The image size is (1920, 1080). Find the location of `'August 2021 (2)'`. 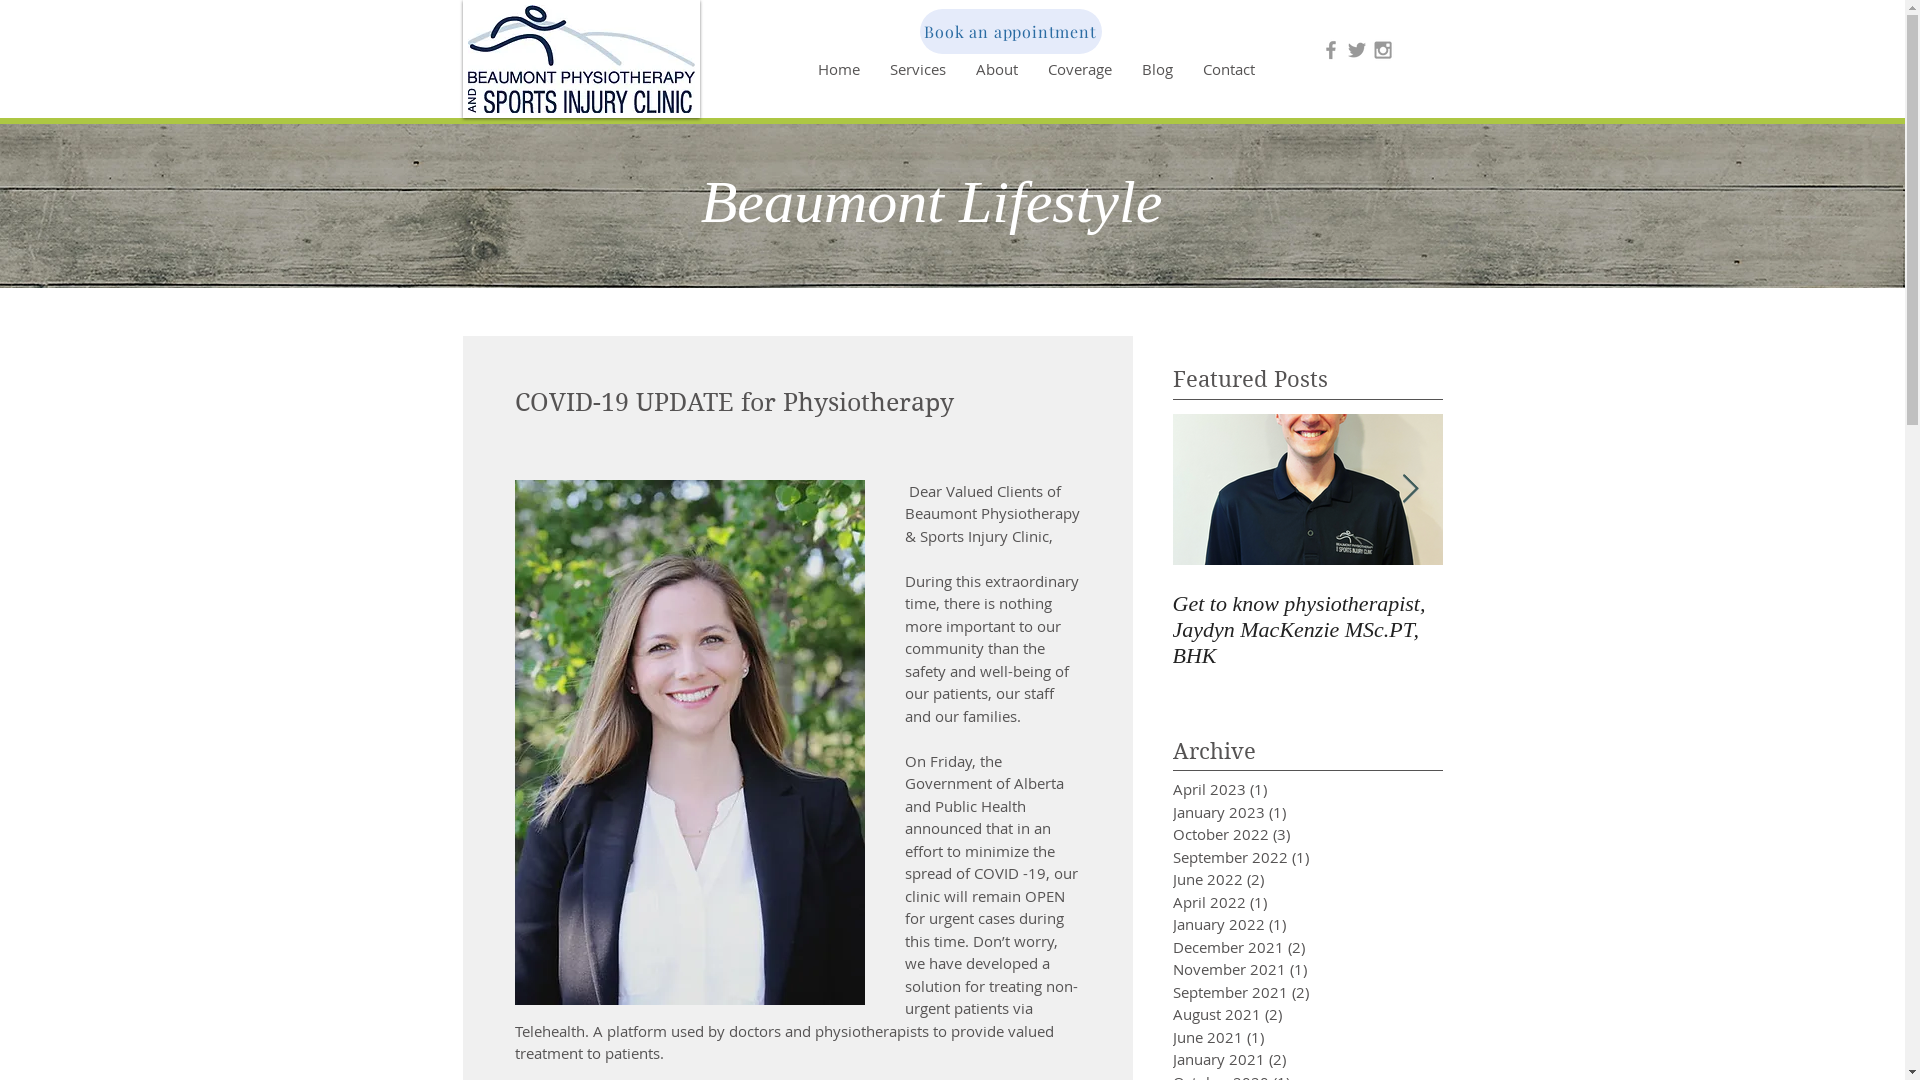

'August 2021 (2)' is located at coordinates (1275, 1014).